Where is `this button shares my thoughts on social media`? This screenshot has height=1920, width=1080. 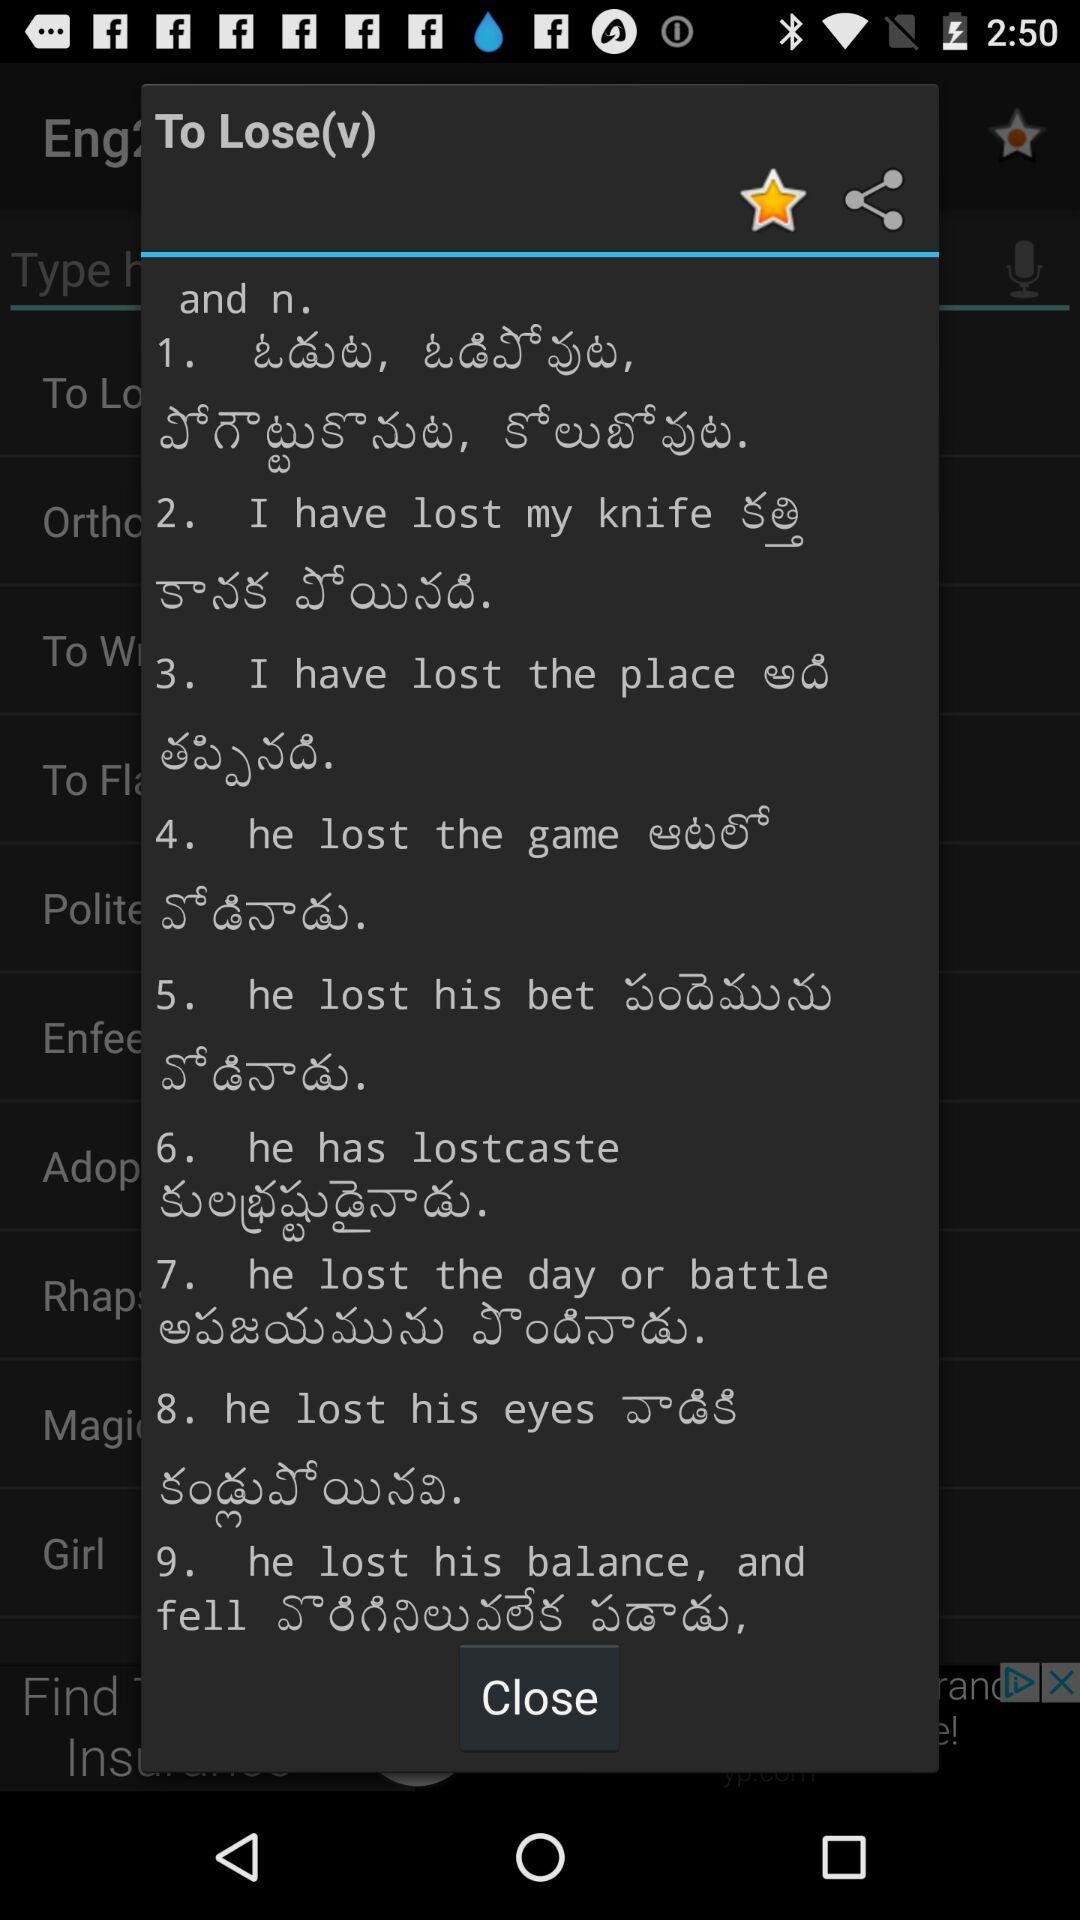 this button shares my thoughts on social media is located at coordinates (870, 199).